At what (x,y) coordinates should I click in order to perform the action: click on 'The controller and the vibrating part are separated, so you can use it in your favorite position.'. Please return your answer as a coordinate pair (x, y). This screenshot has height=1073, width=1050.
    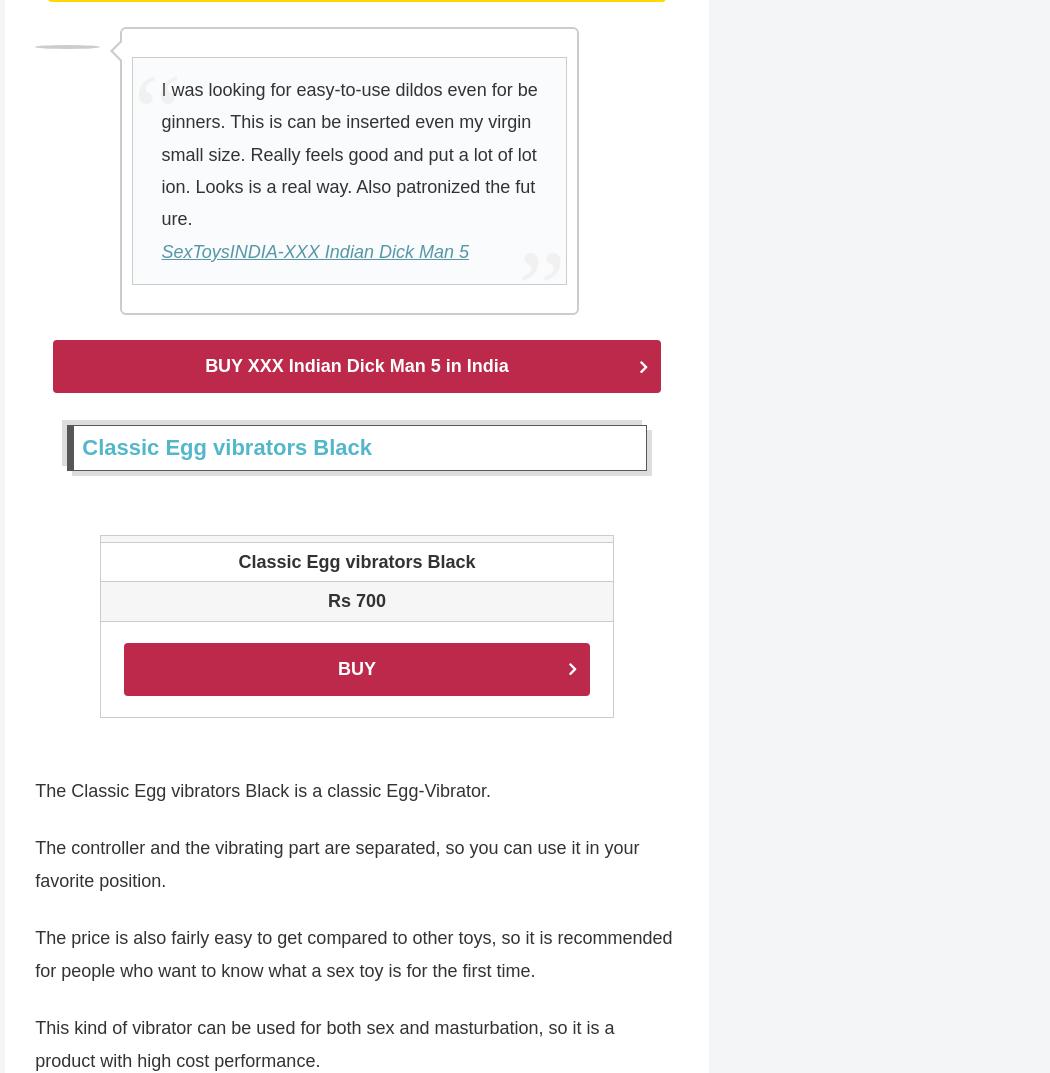
    Looking at the image, I should click on (337, 865).